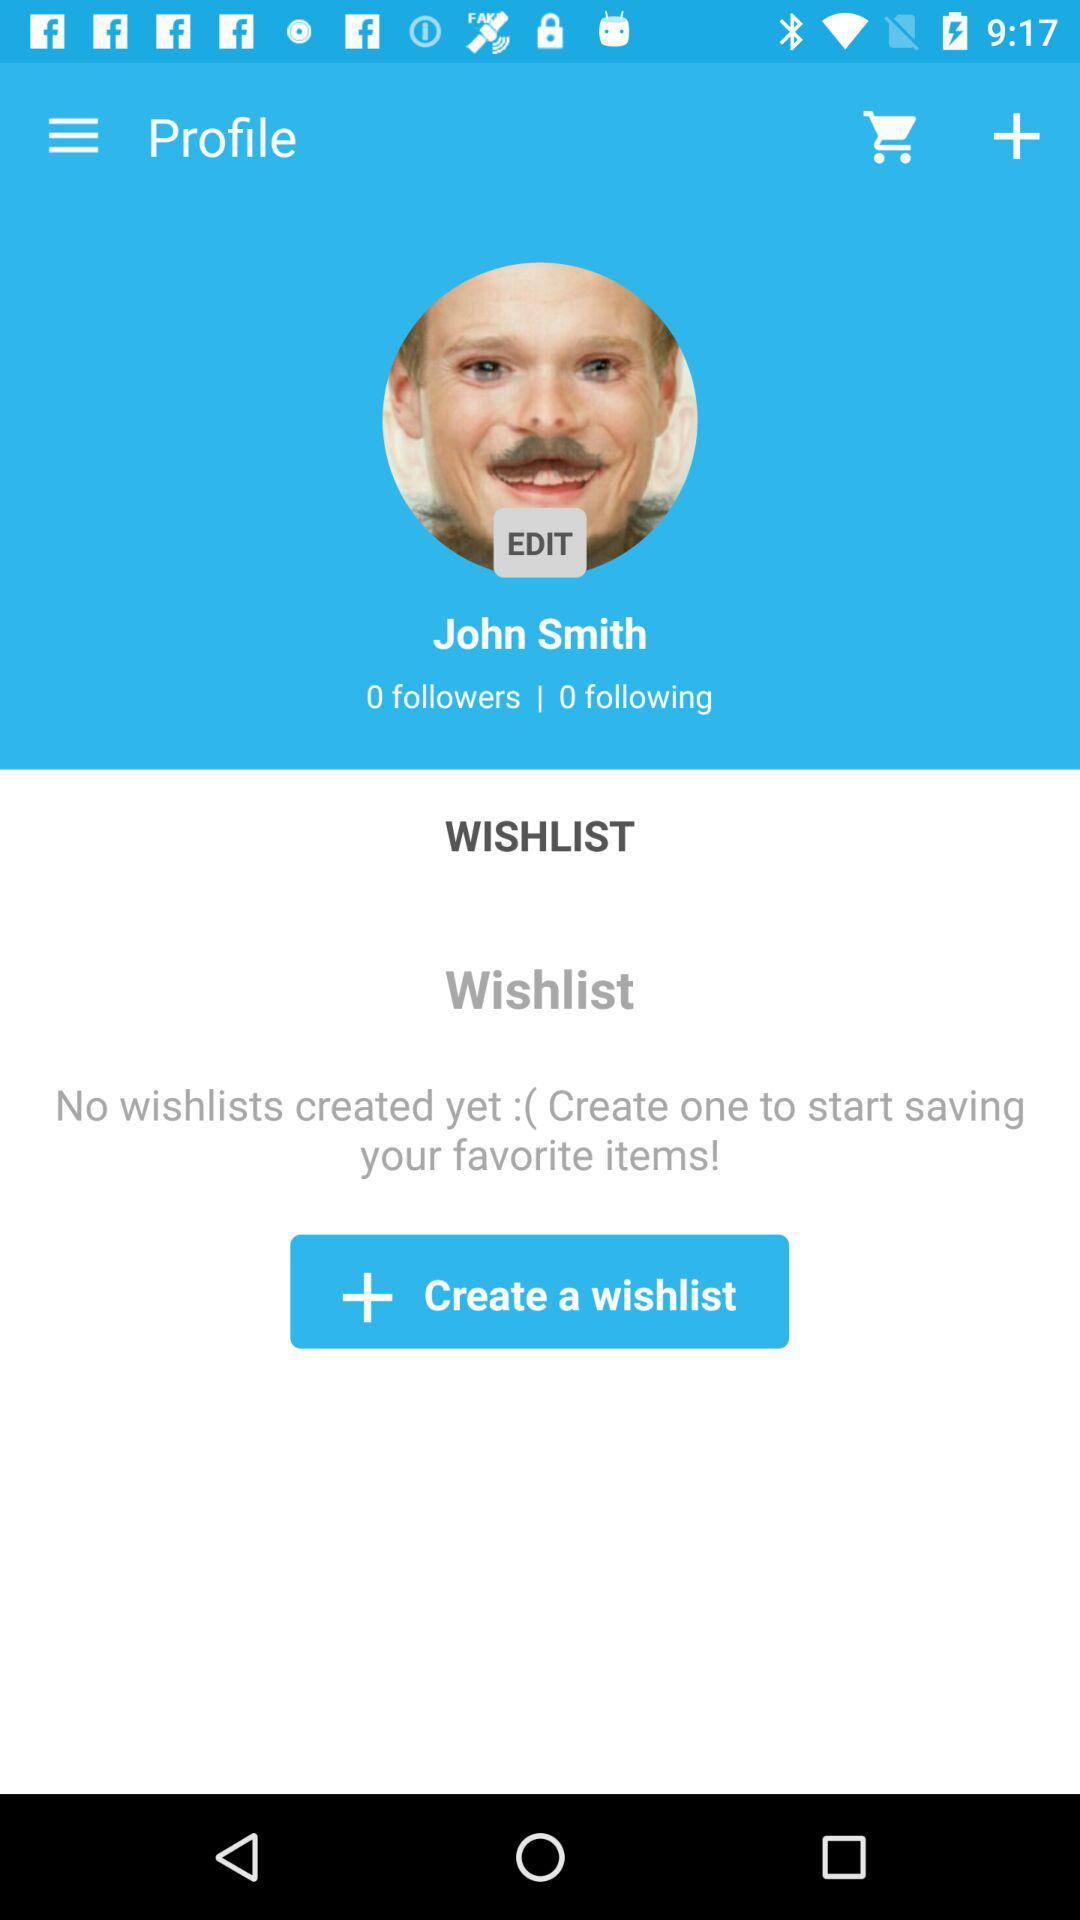 The width and height of the screenshot is (1080, 1920). What do you see at coordinates (442, 695) in the screenshot?
I see `the 0 followers` at bounding box center [442, 695].